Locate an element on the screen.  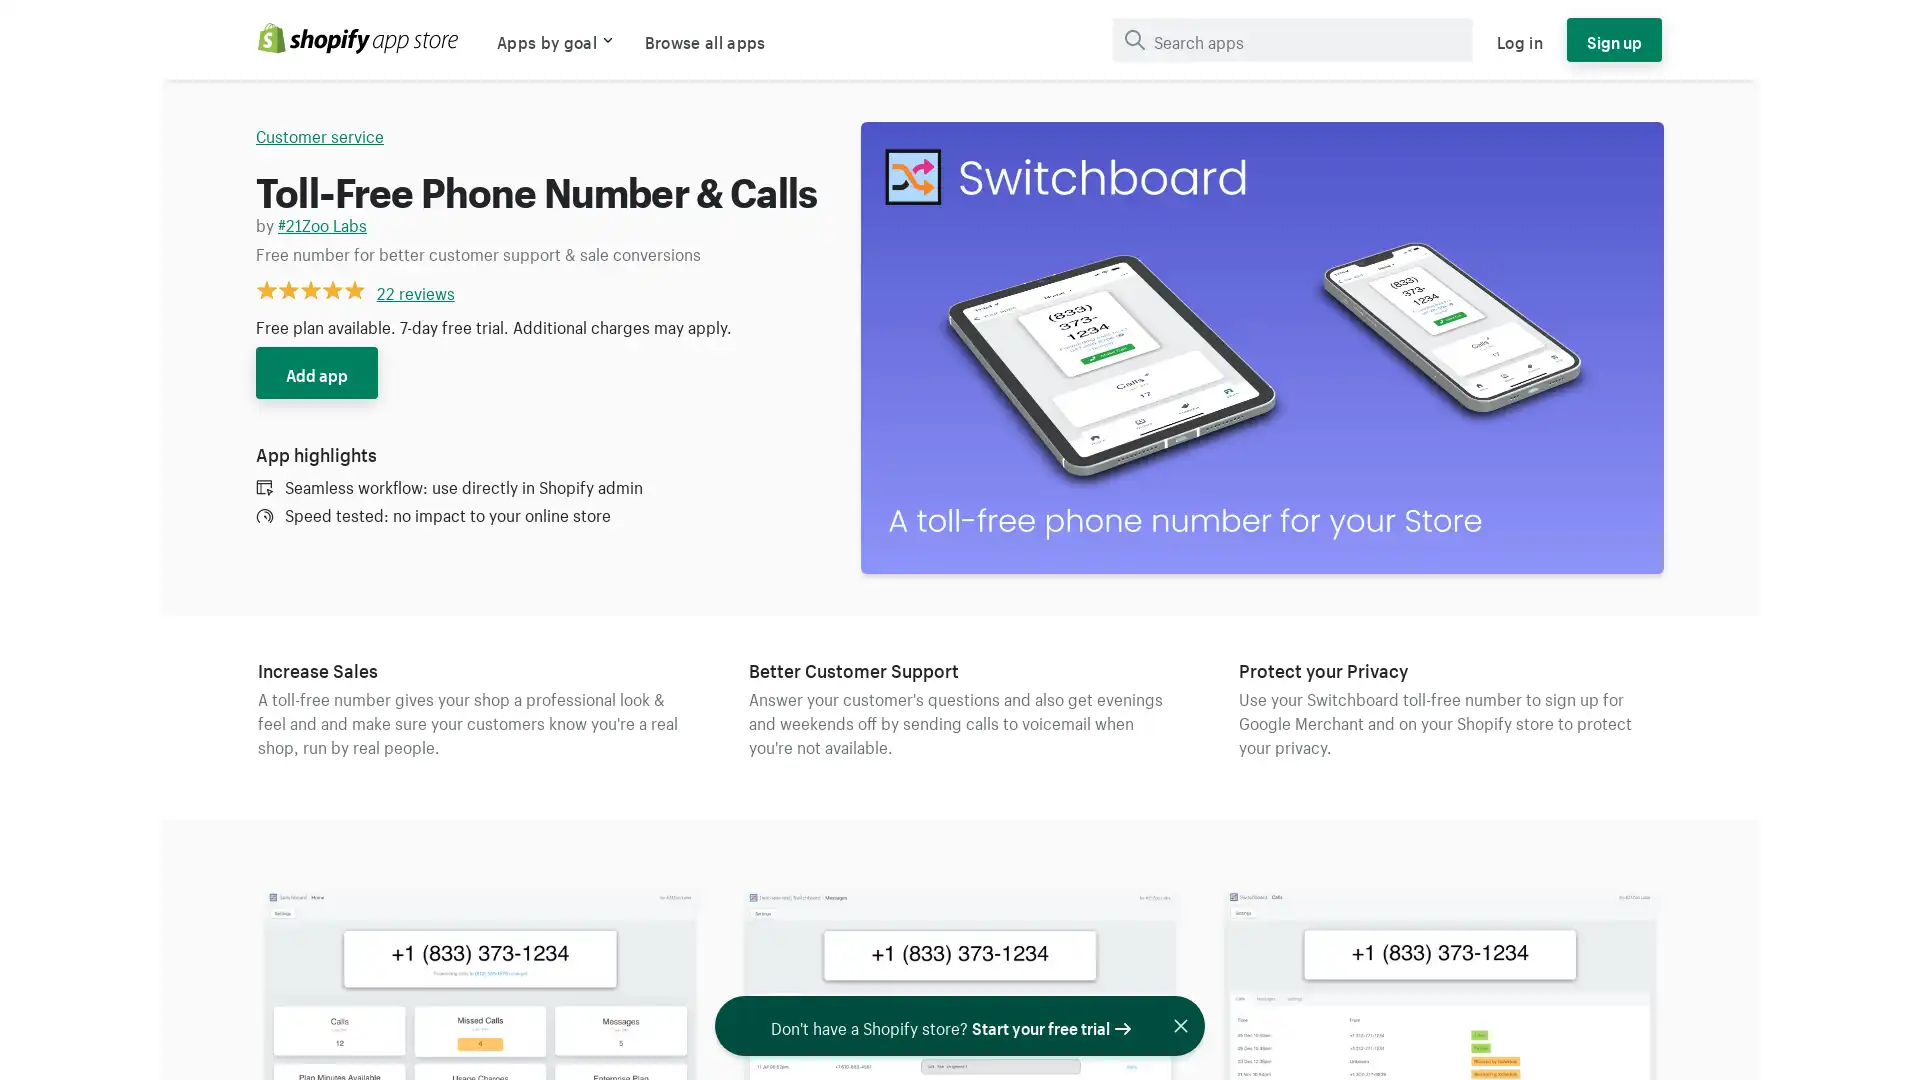
Add app is located at coordinates (315, 373).